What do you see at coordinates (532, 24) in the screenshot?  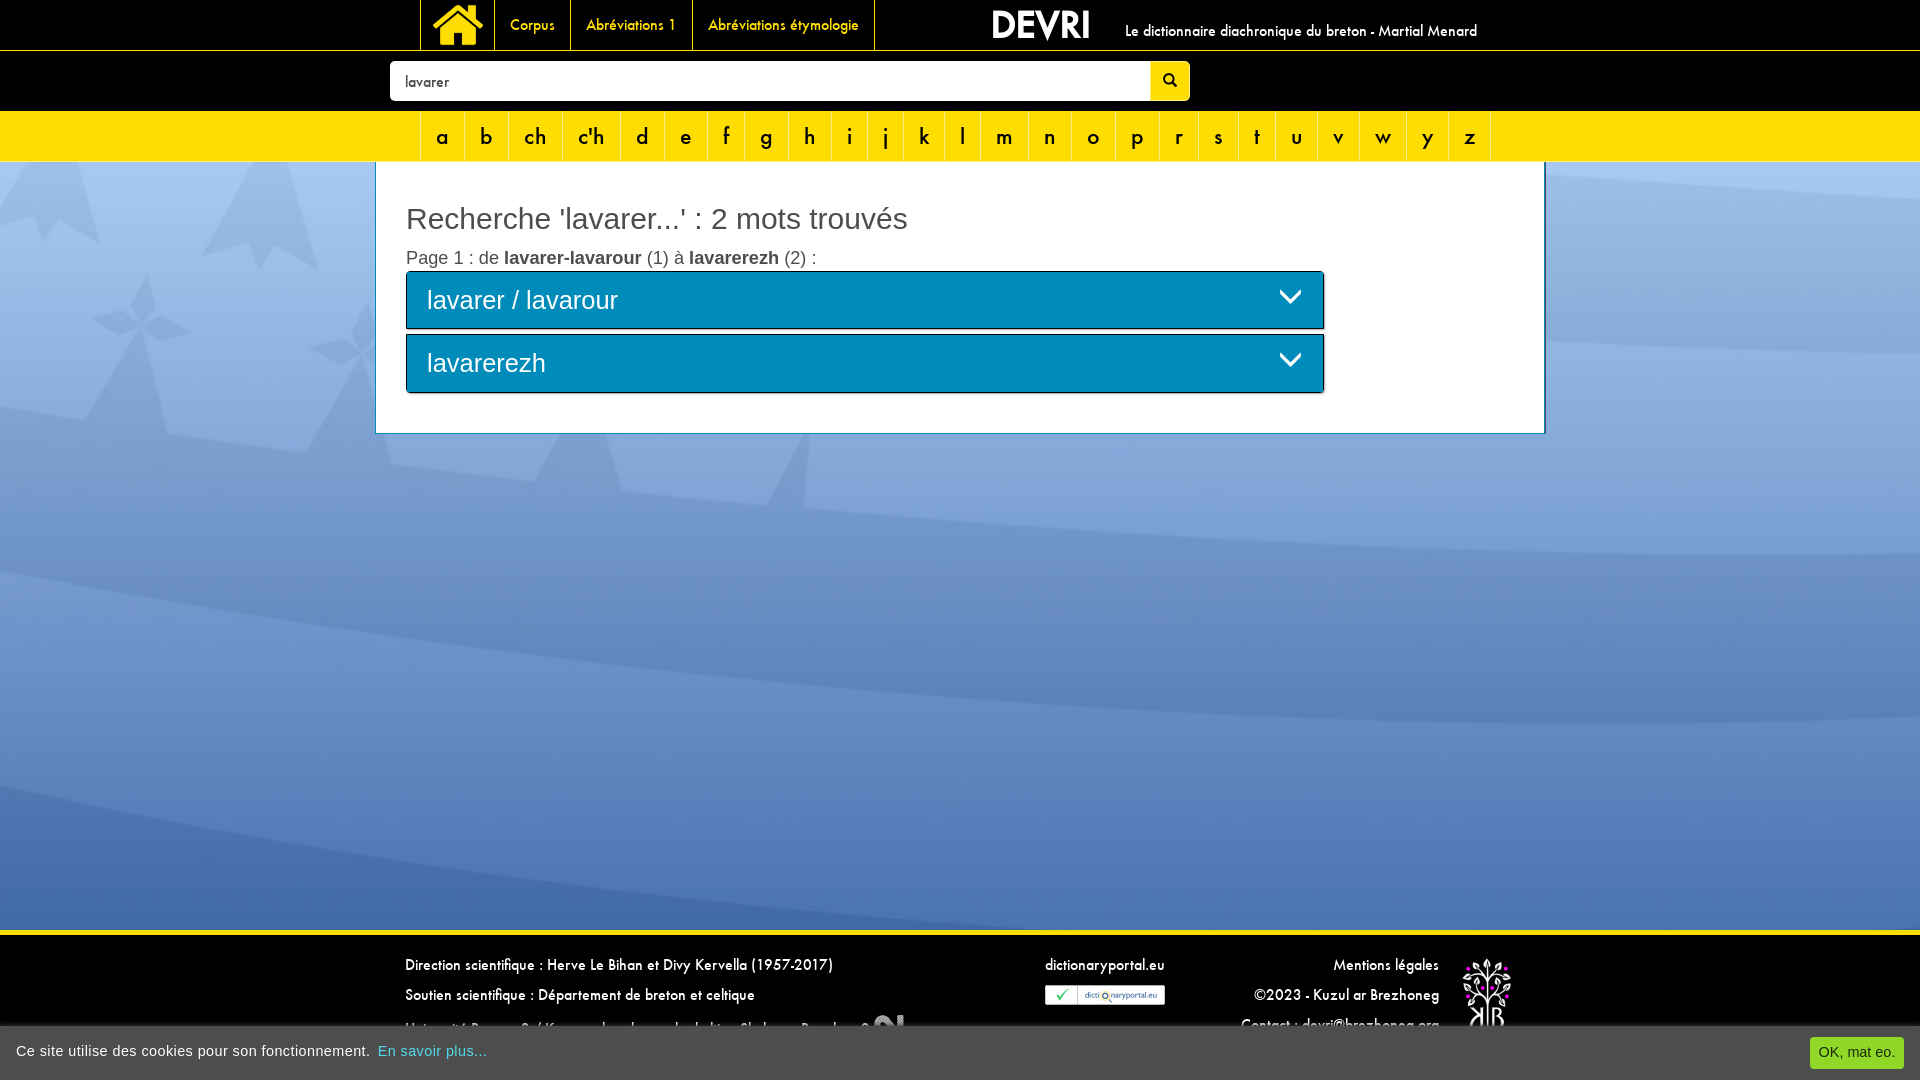 I see `'Corpus'` at bounding box center [532, 24].